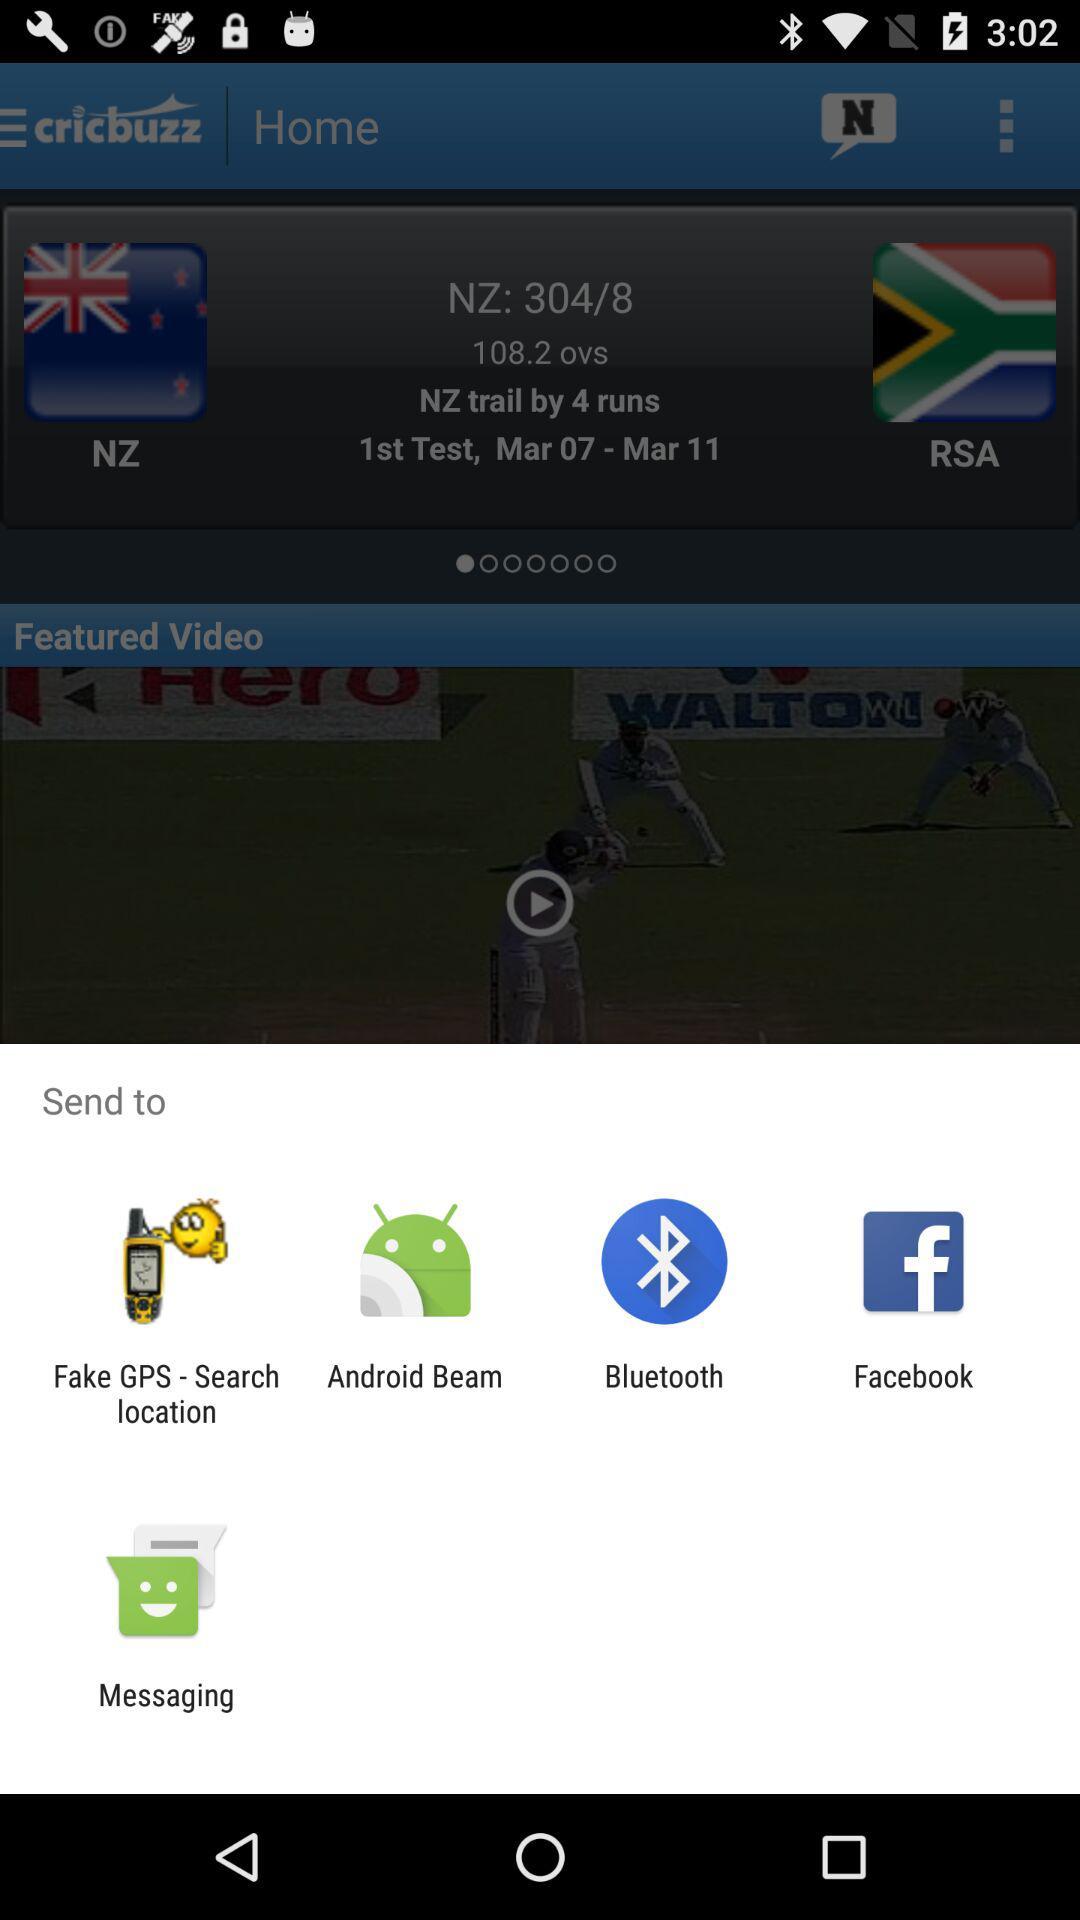 The image size is (1080, 1920). What do you see at coordinates (165, 1392) in the screenshot?
I see `app next to the android beam icon` at bounding box center [165, 1392].